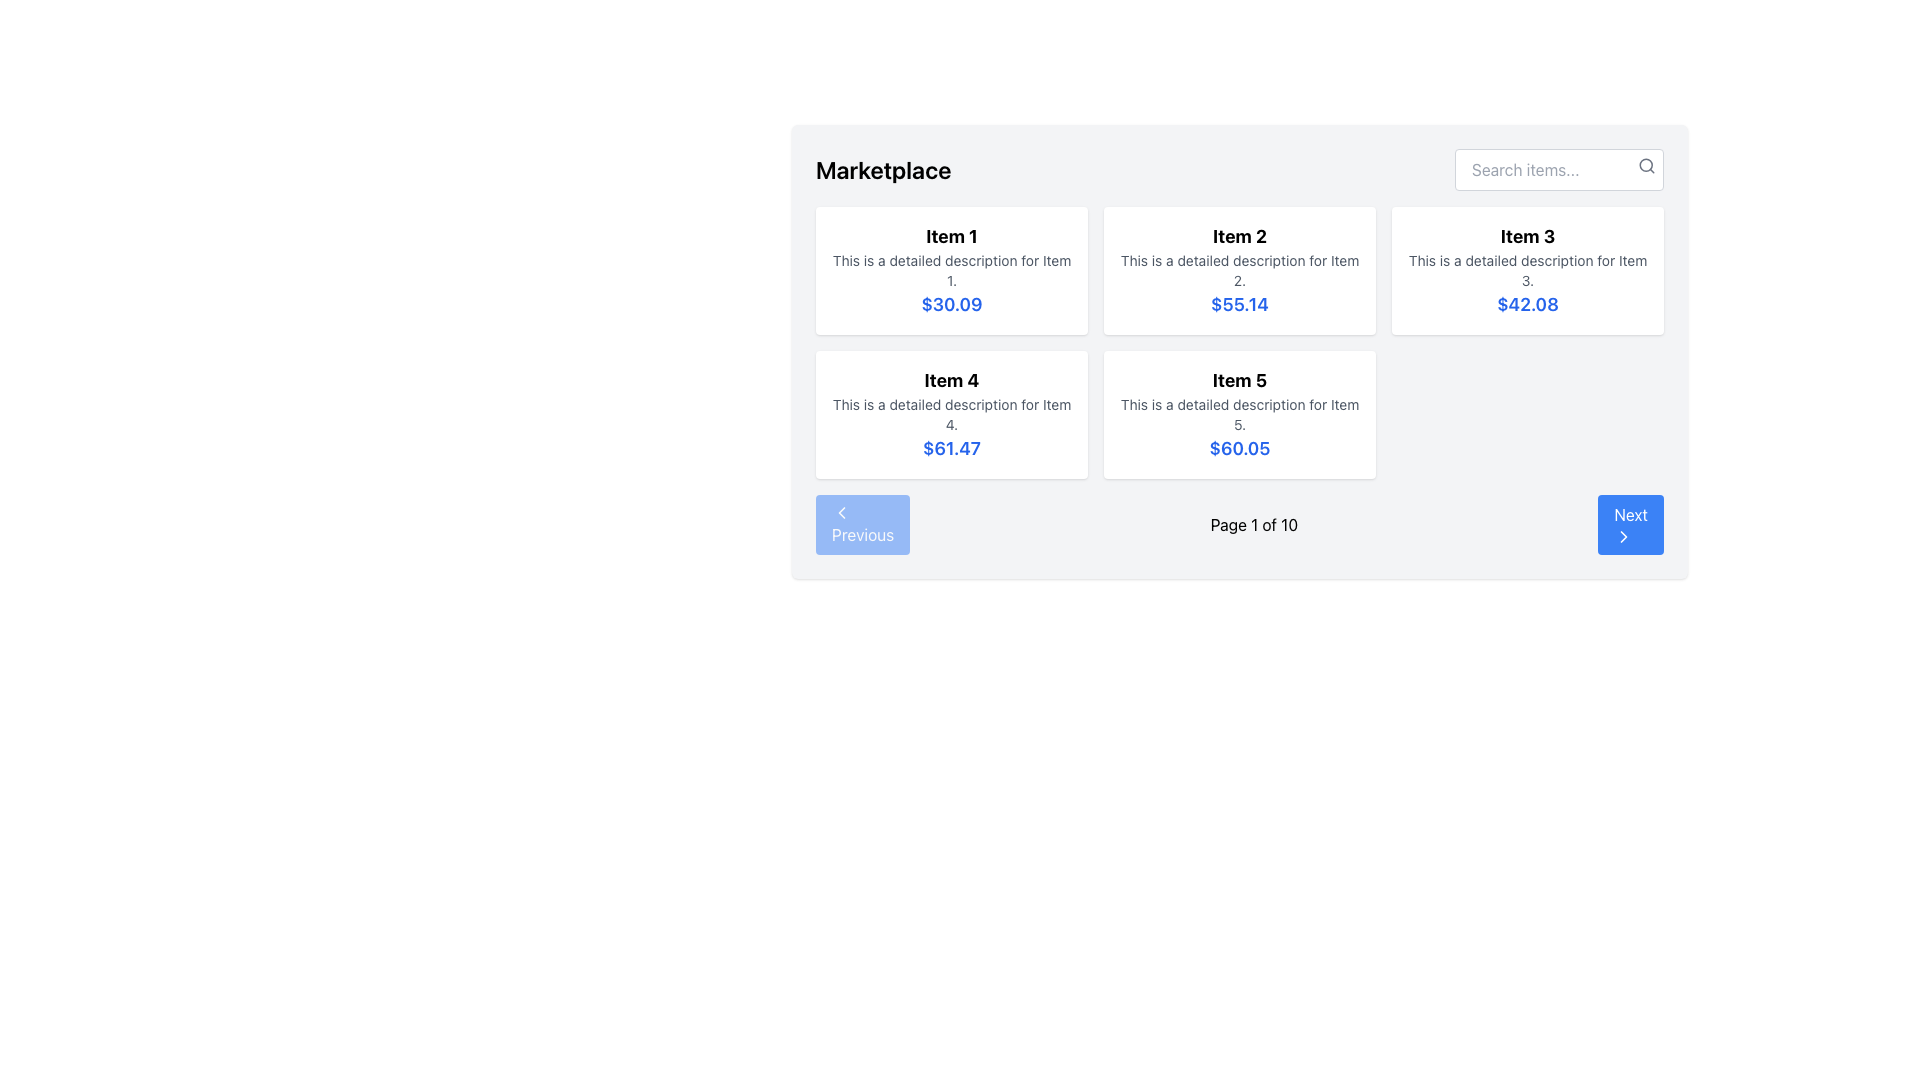 The image size is (1920, 1080). I want to click on price information displayed in the text label '$55.14', which is styled in a bold and large blue font below the description of 'Item 2' in the card layout, so click(1238, 304).